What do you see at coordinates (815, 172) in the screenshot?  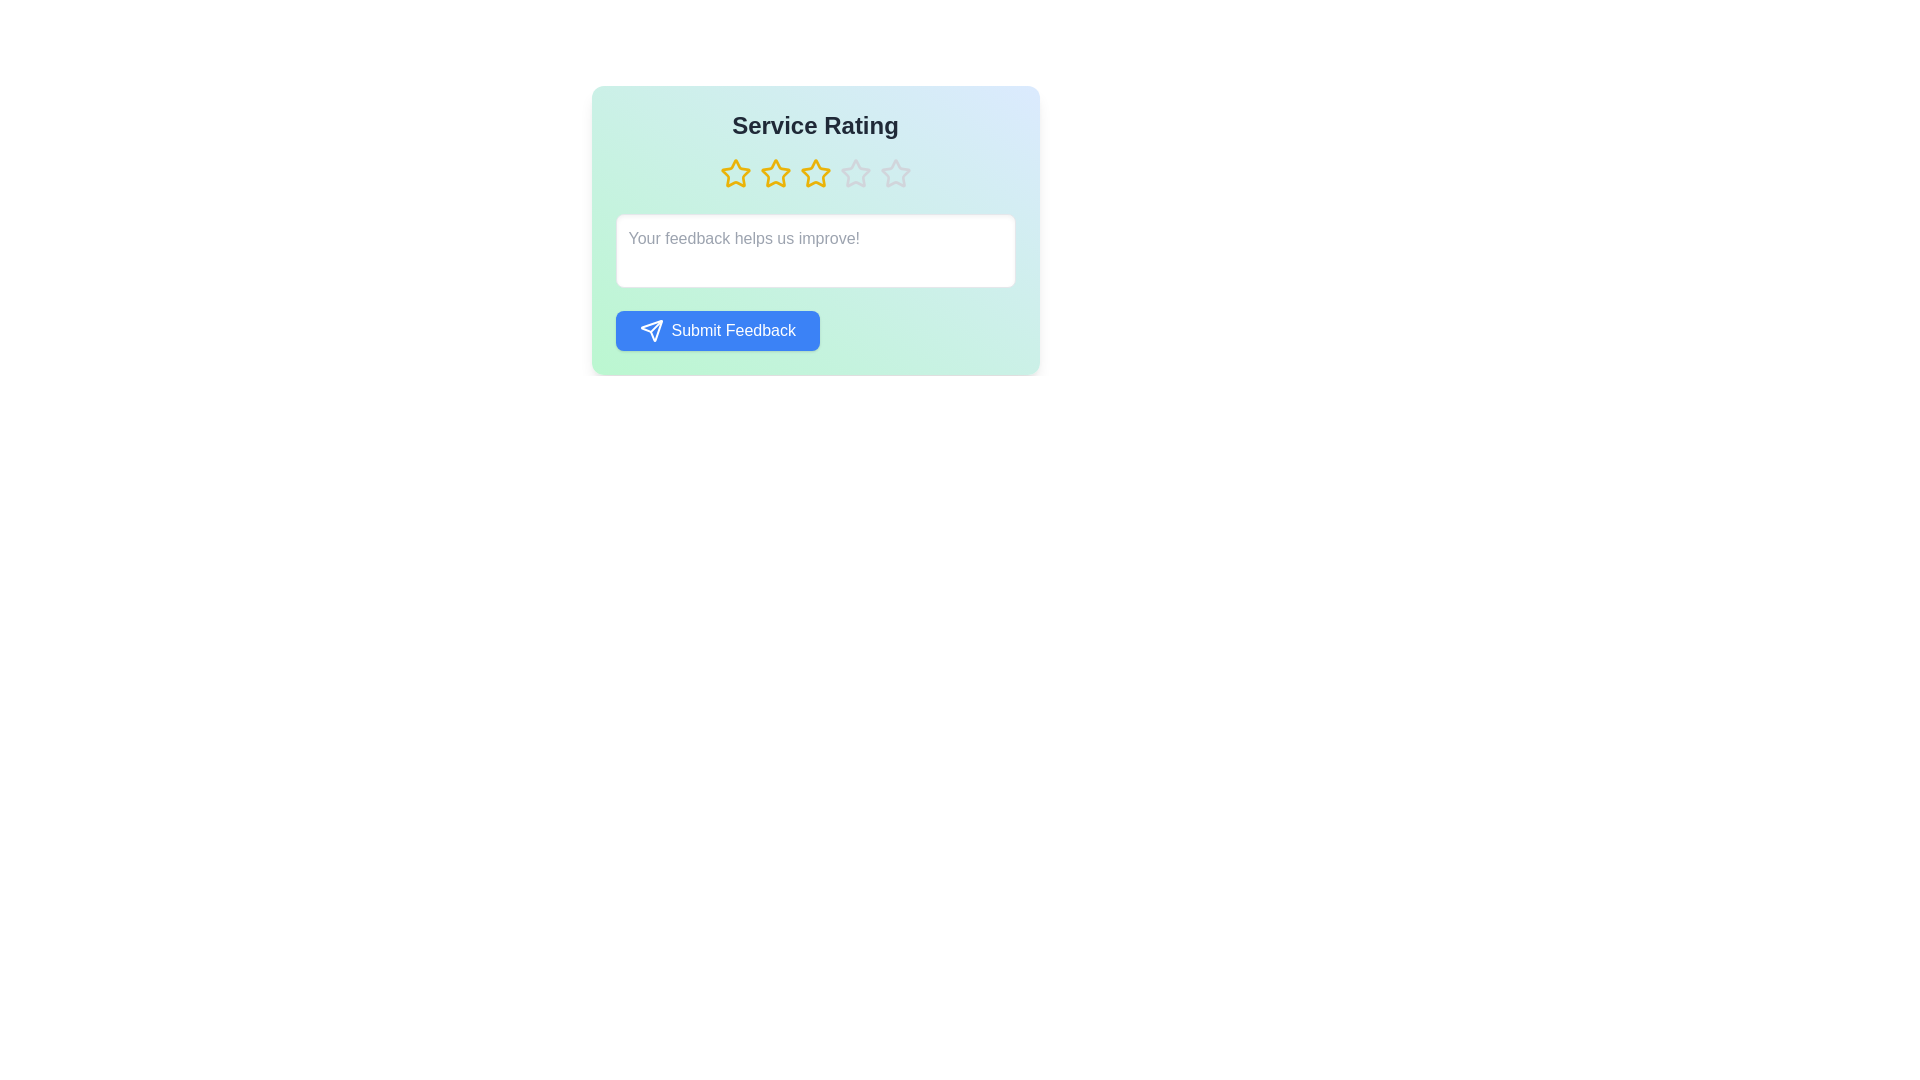 I see `the rating stars located below the 'Service Rating' heading` at bounding box center [815, 172].